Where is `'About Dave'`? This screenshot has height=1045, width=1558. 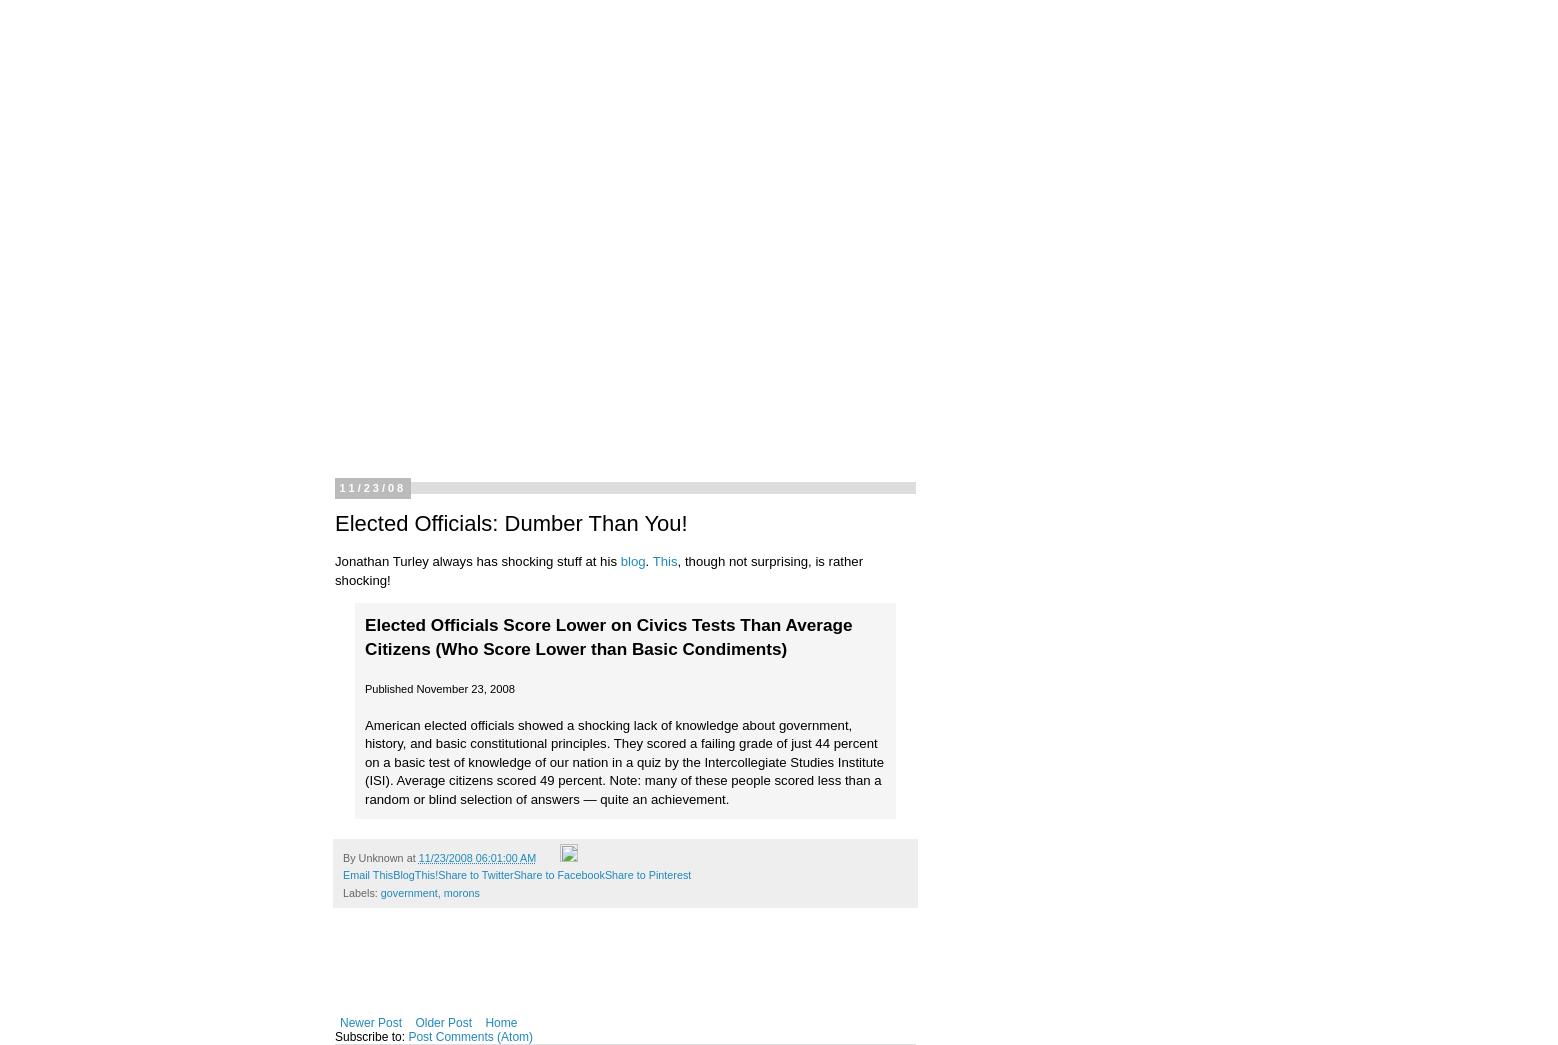 'About Dave' is located at coordinates (98, 276).